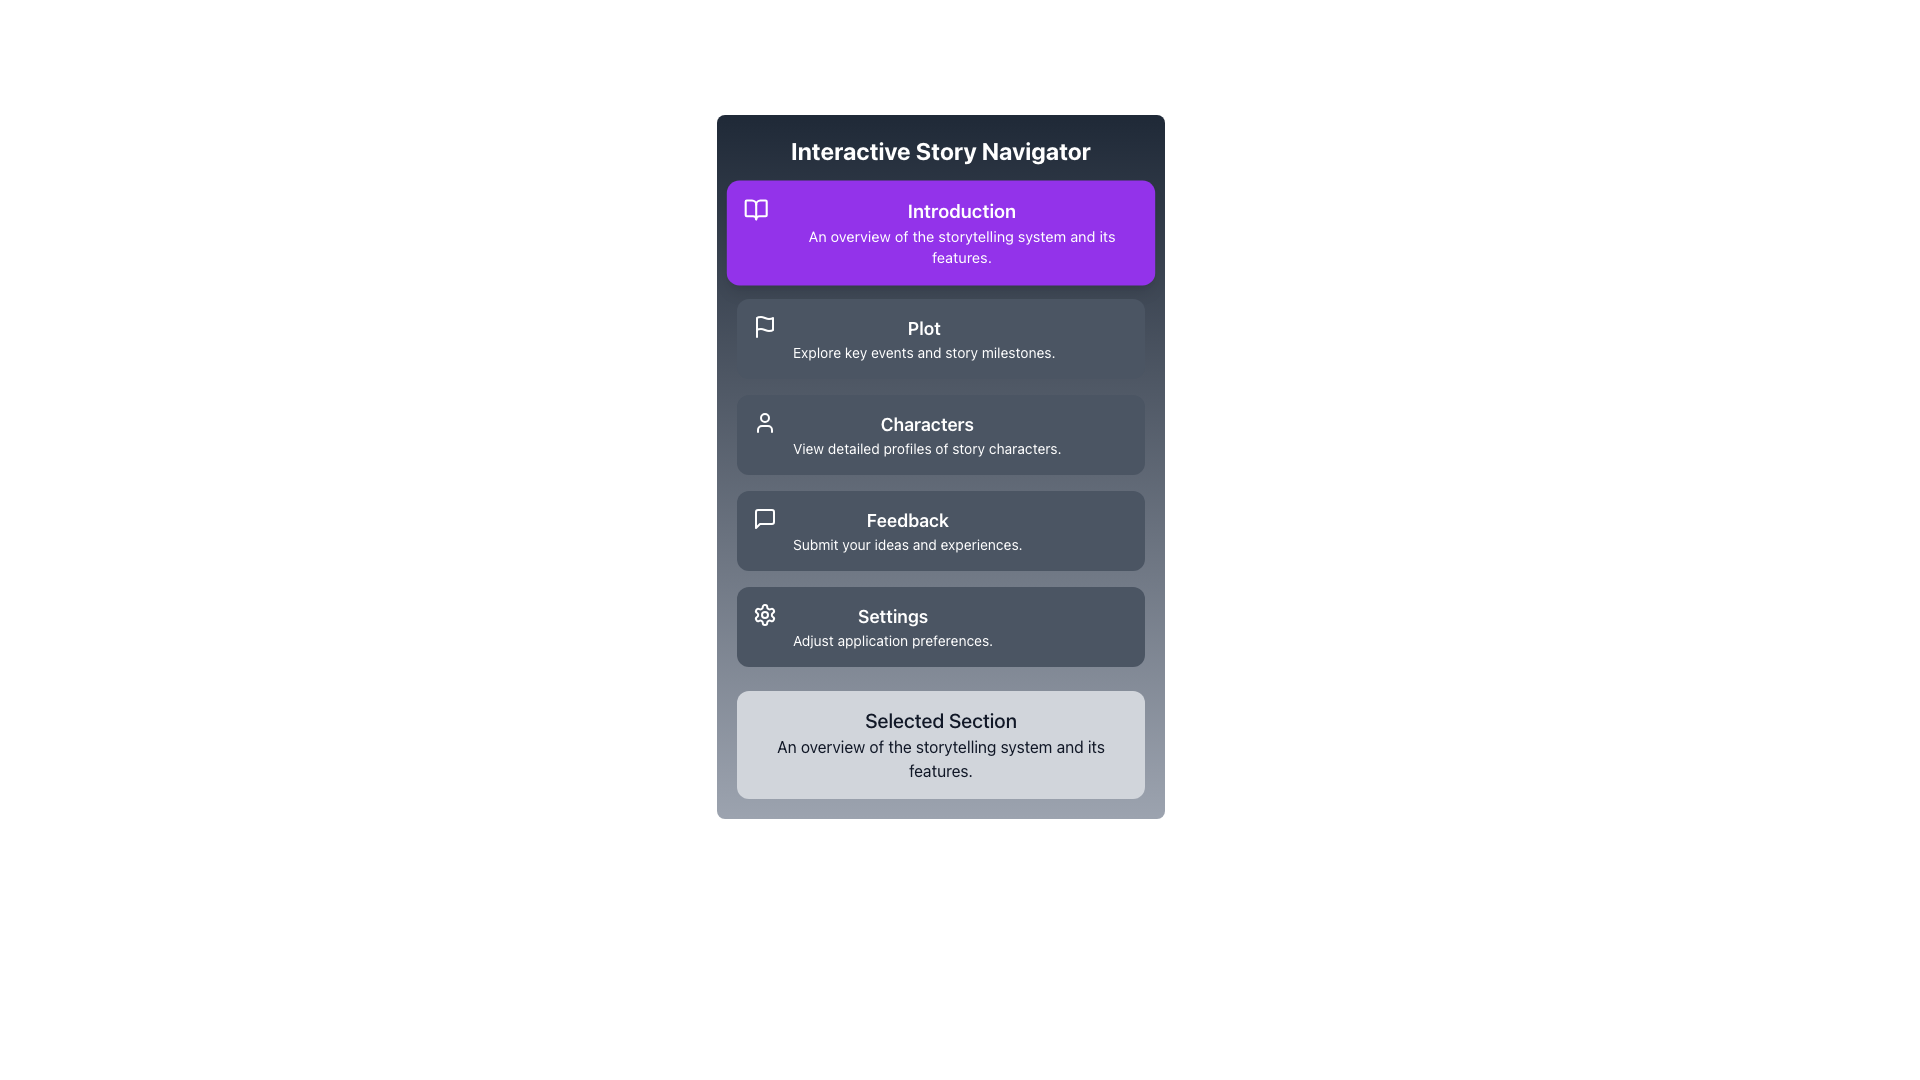 This screenshot has width=1920, height=1080. What do you see at coordinates (892, 616) in the screenshot?
I see `the 'Settings' text label, which is styled with bold white font on a dark blue background, located in the lower section of a vertical menu` at bounding box center [892, 616].